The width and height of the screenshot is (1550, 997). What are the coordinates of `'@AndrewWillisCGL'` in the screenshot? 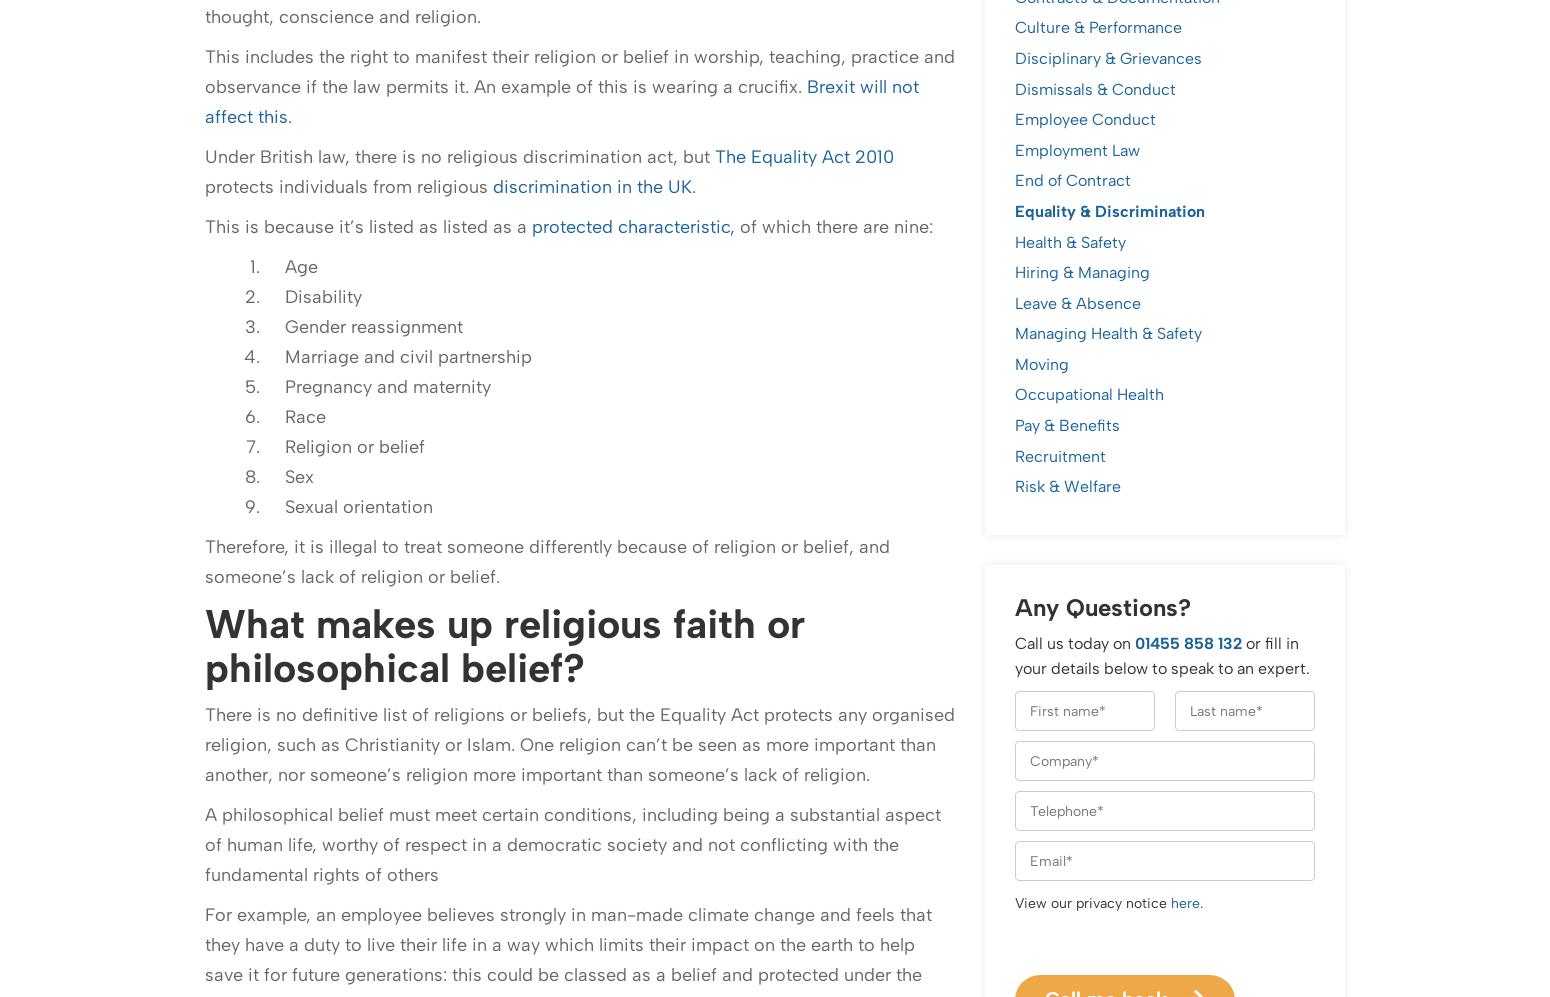 It's located at (519, 222).